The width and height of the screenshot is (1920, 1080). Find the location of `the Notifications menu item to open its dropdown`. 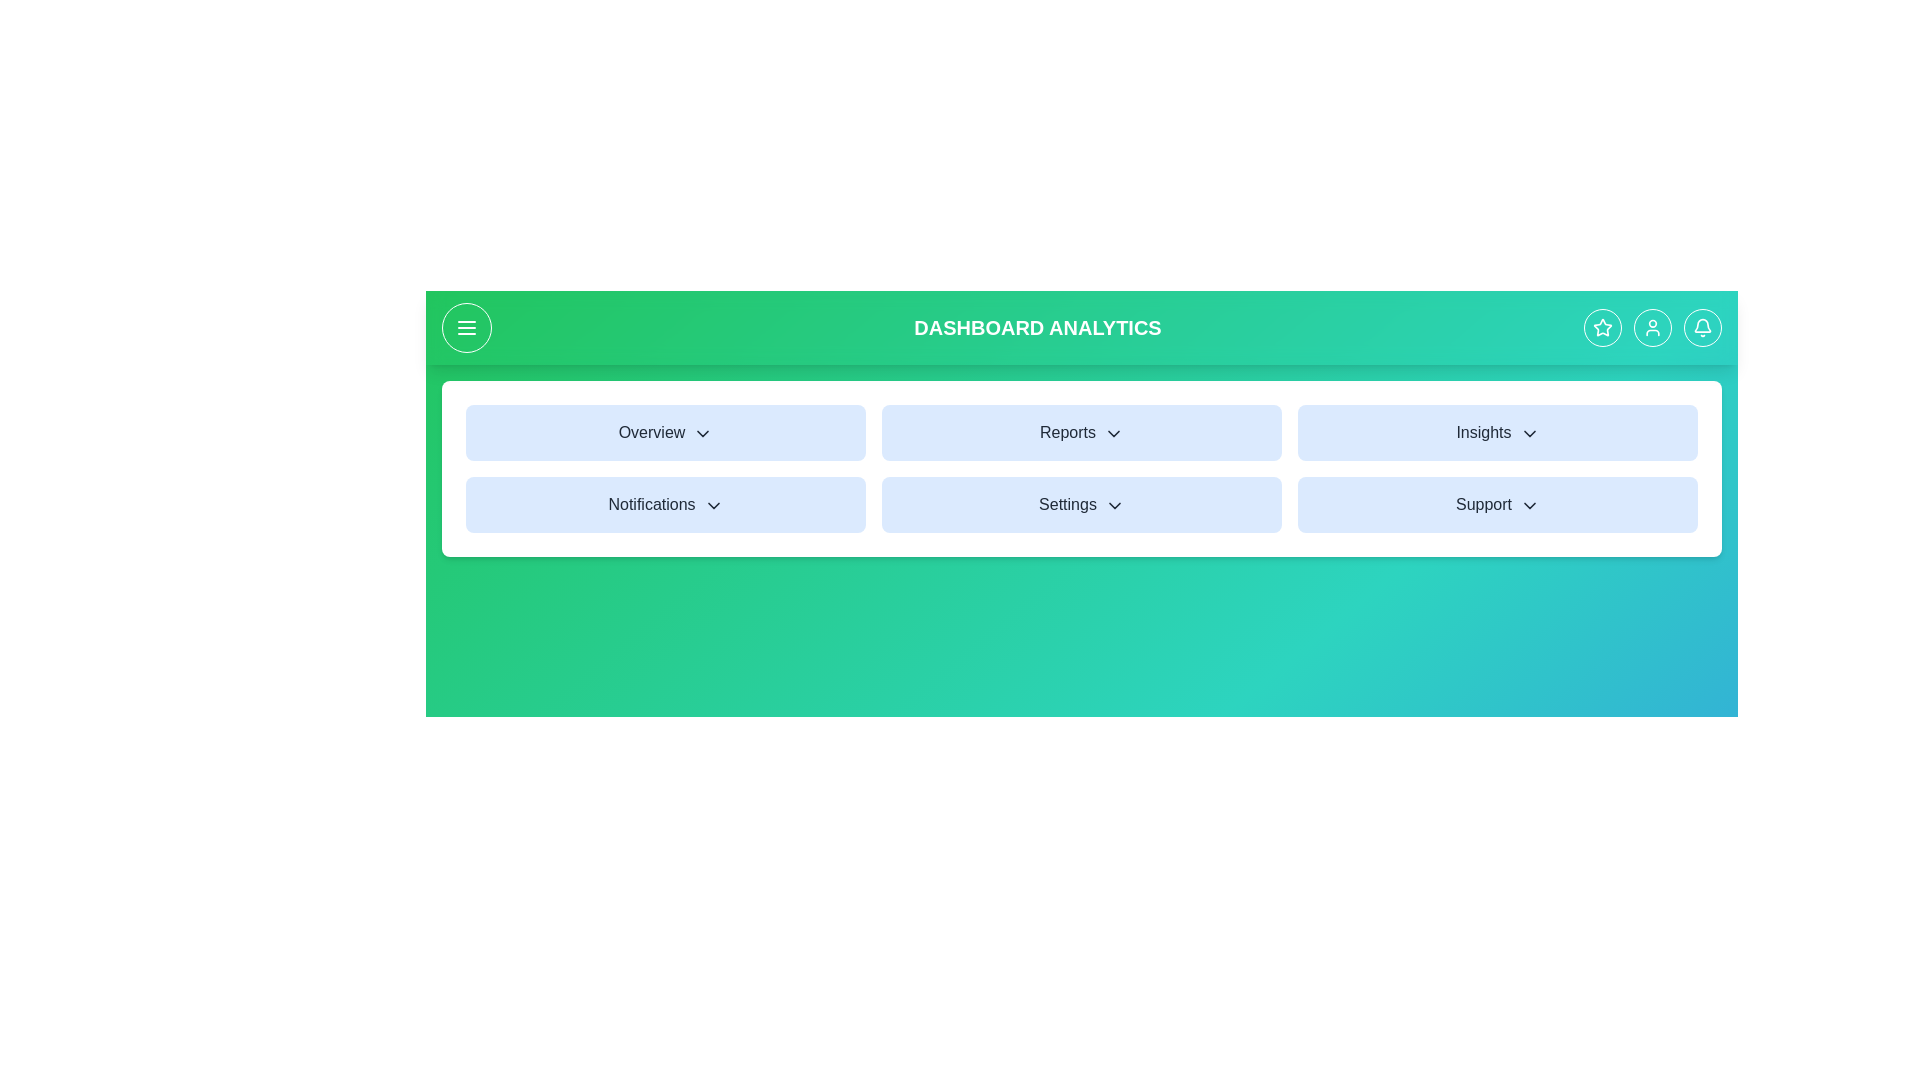

the Notifications menu item to open its dropdown is located at coordinates (666, 504).